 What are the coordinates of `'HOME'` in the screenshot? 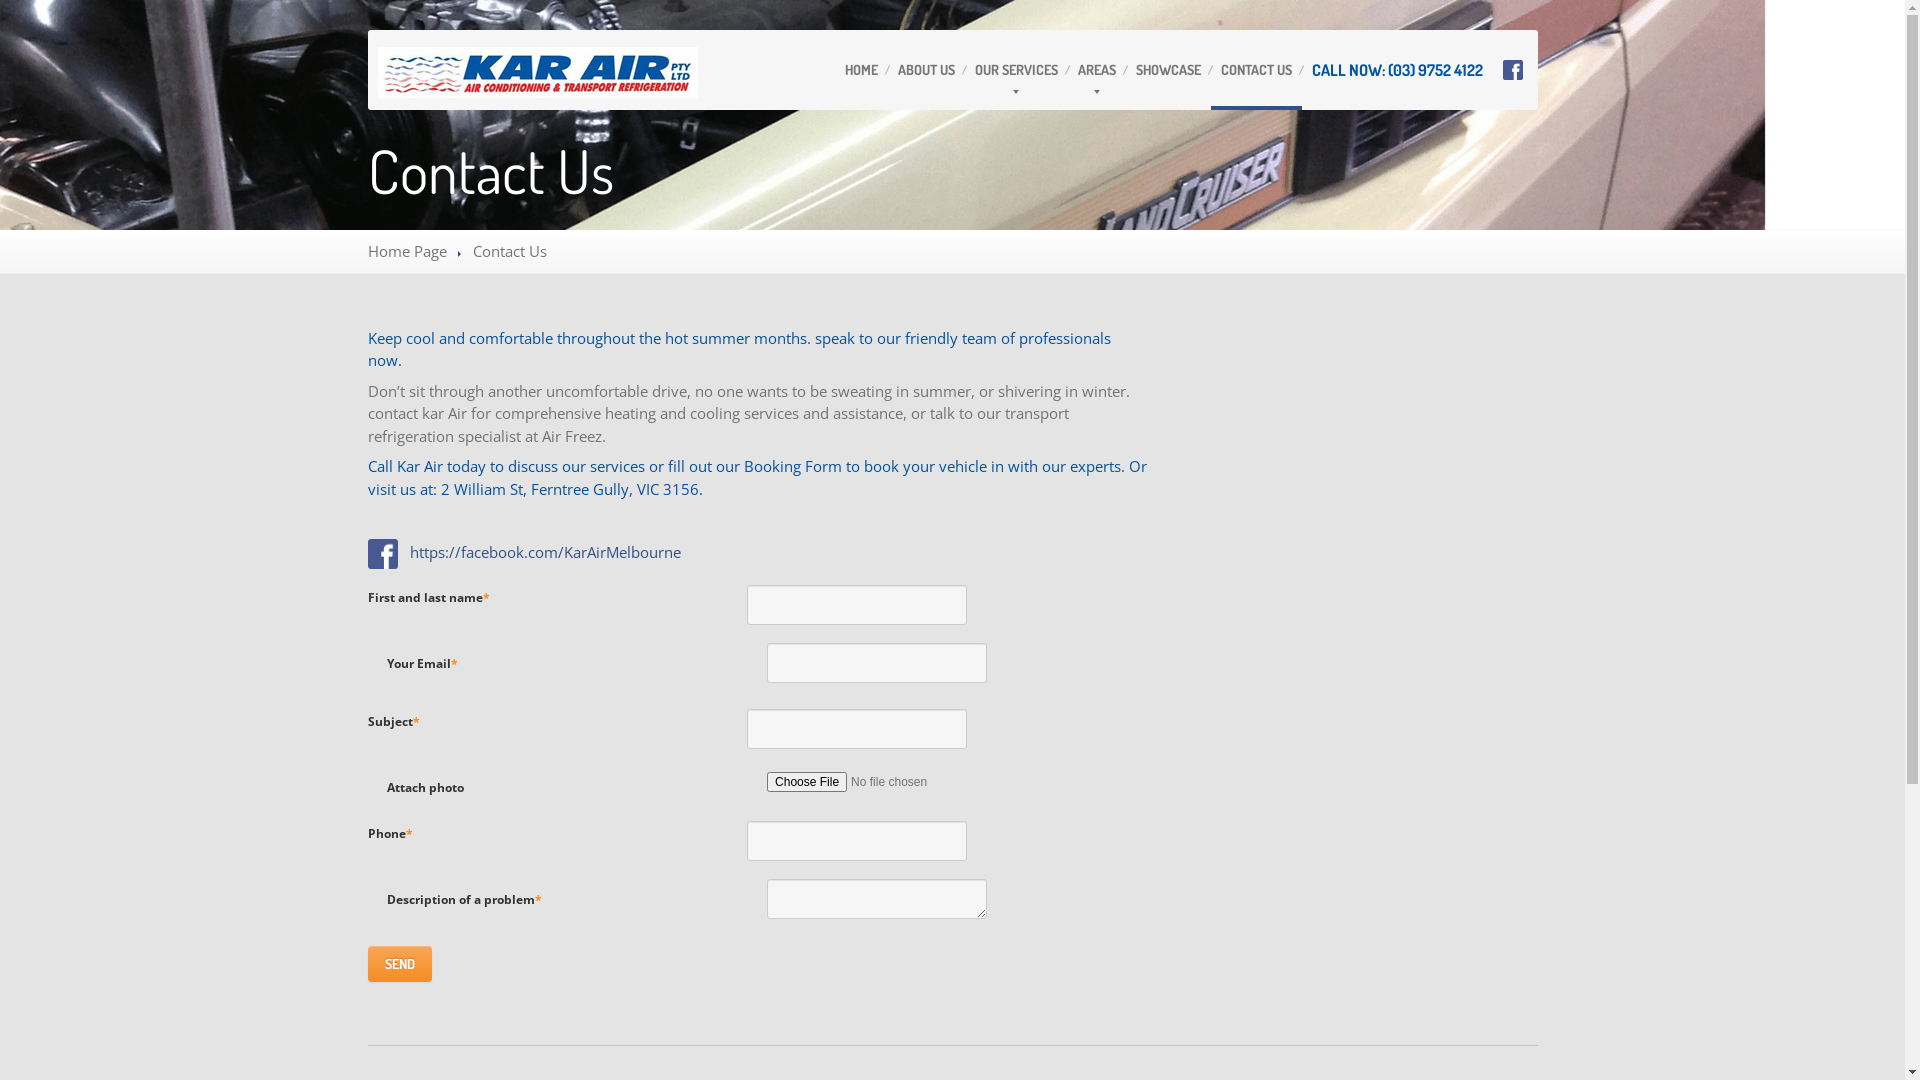 It's located at (834, 68).